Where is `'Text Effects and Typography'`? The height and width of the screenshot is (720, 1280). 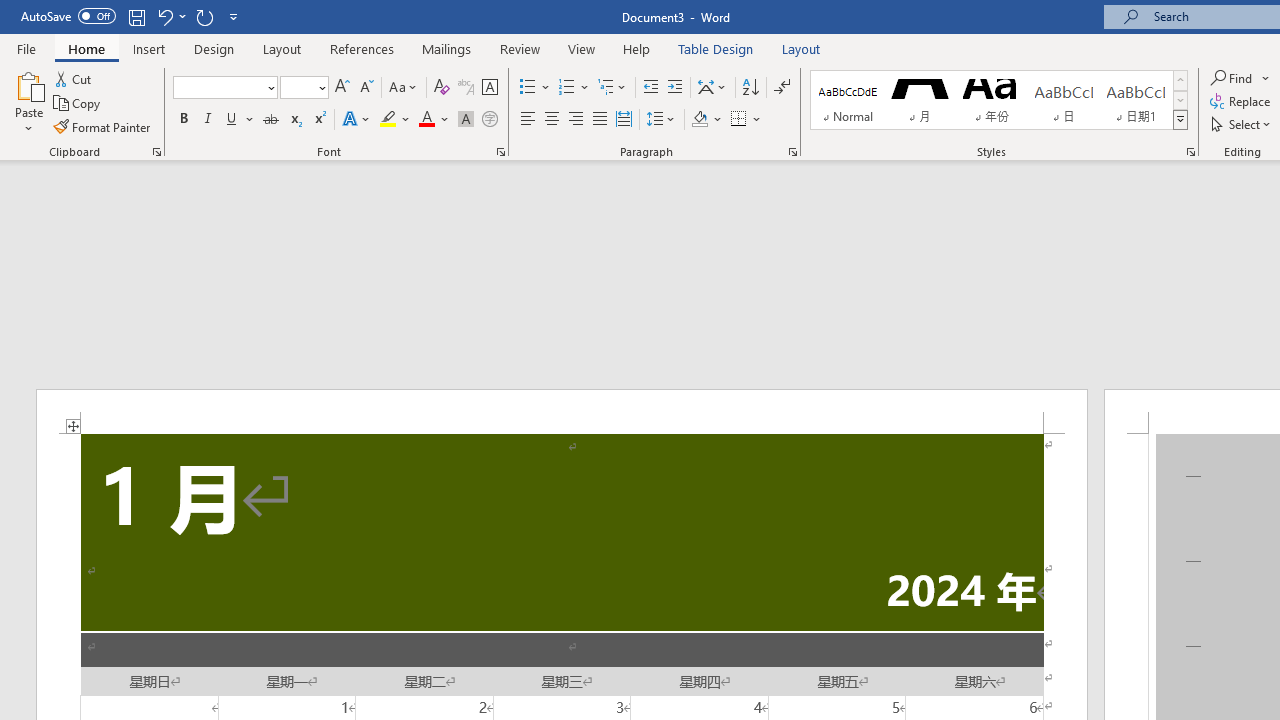
'Text Effects and Typography' is located at coordinates (357, 119).